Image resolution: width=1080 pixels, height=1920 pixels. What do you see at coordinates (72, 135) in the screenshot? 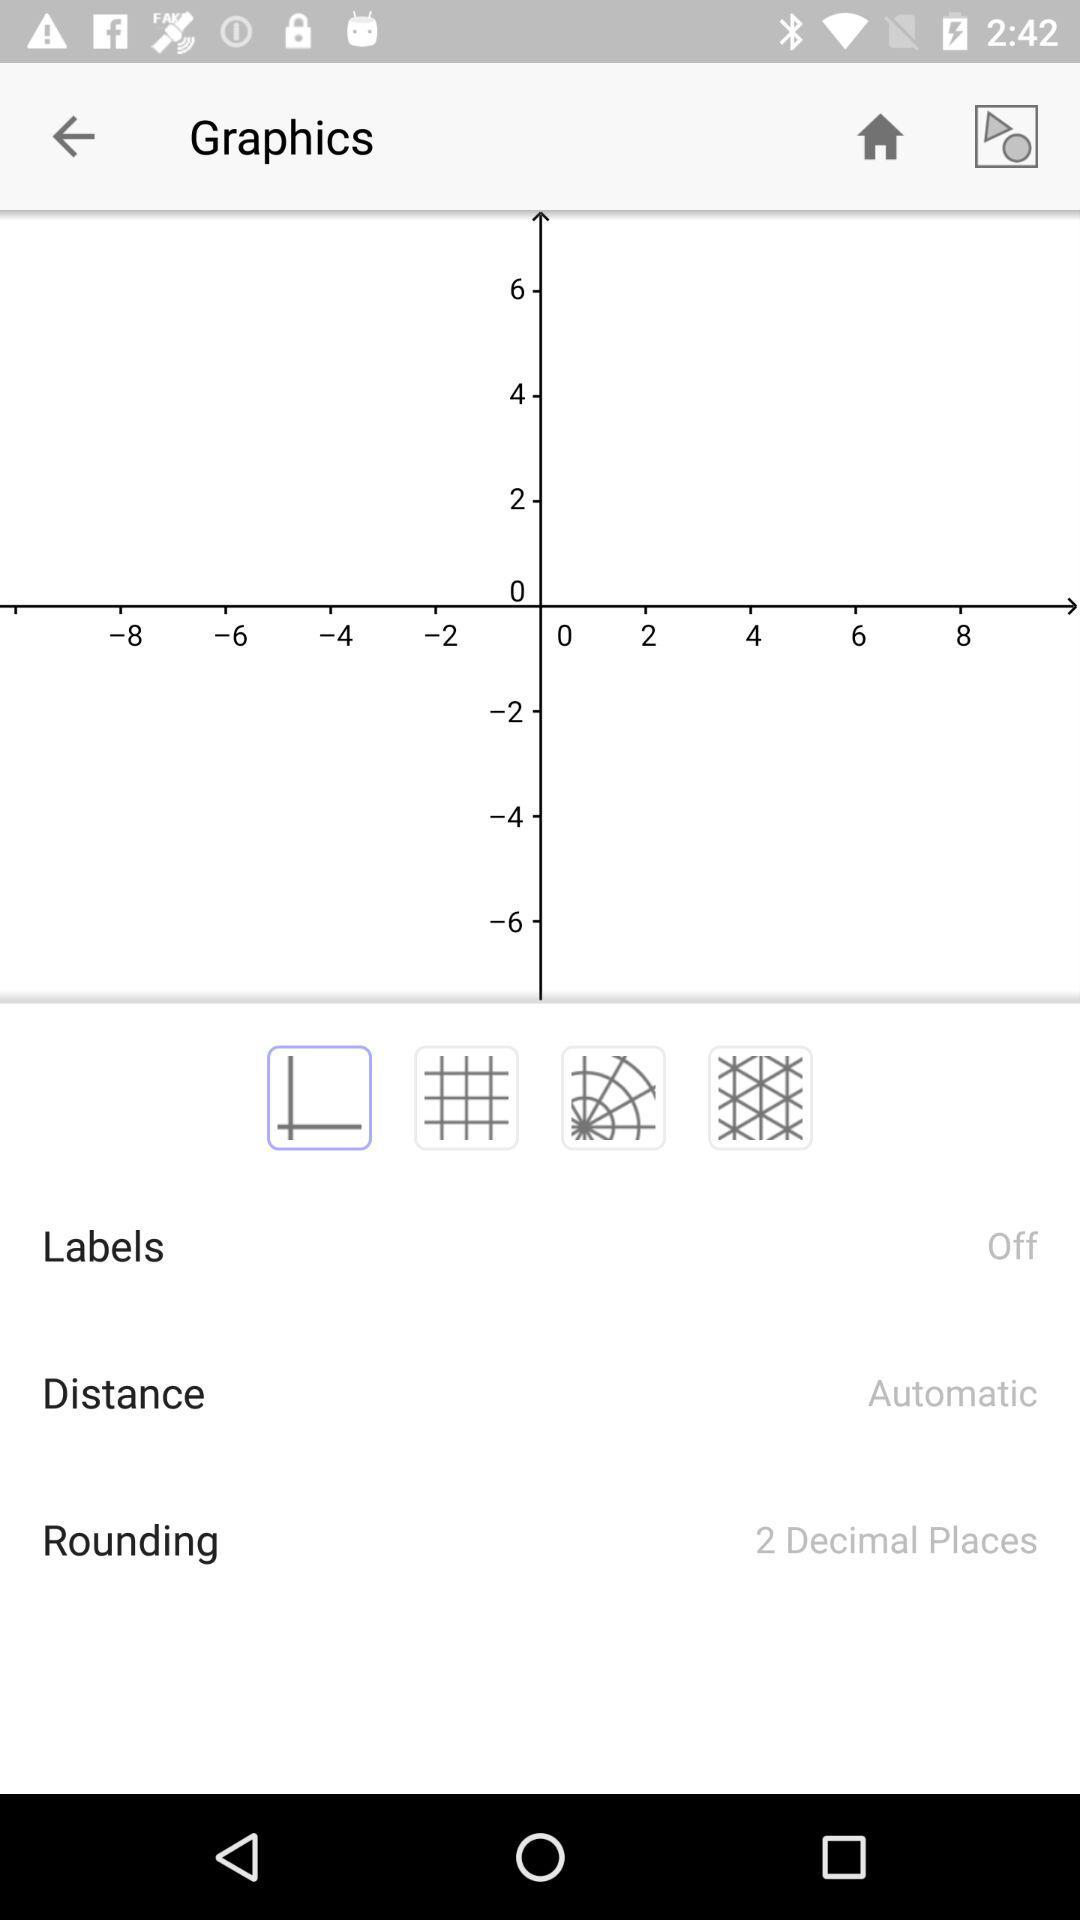
I see `icon next to graphics item` at bounding box center [72, 135].